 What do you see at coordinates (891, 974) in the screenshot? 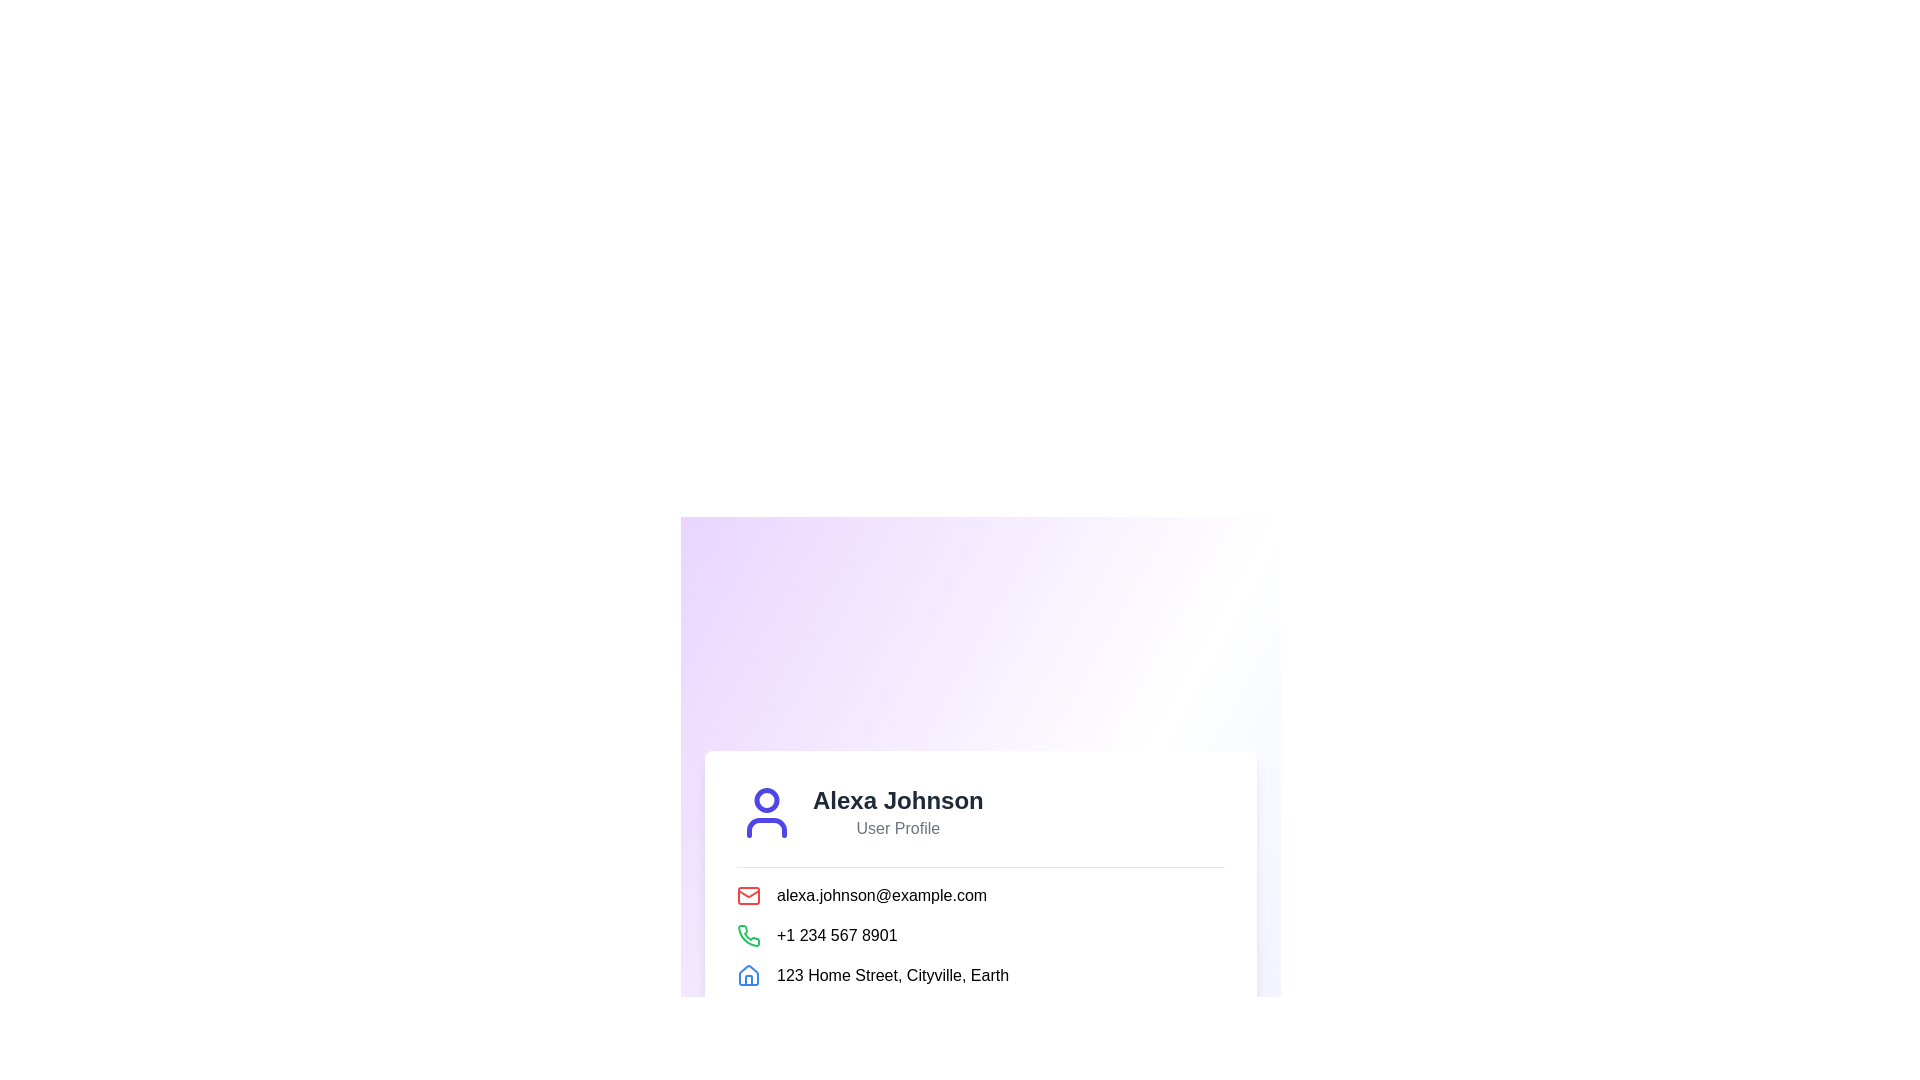
I see `the static text displaying the user's address, which follows a house icon and is positioned below a phone number` at bounding box center [891, 974].